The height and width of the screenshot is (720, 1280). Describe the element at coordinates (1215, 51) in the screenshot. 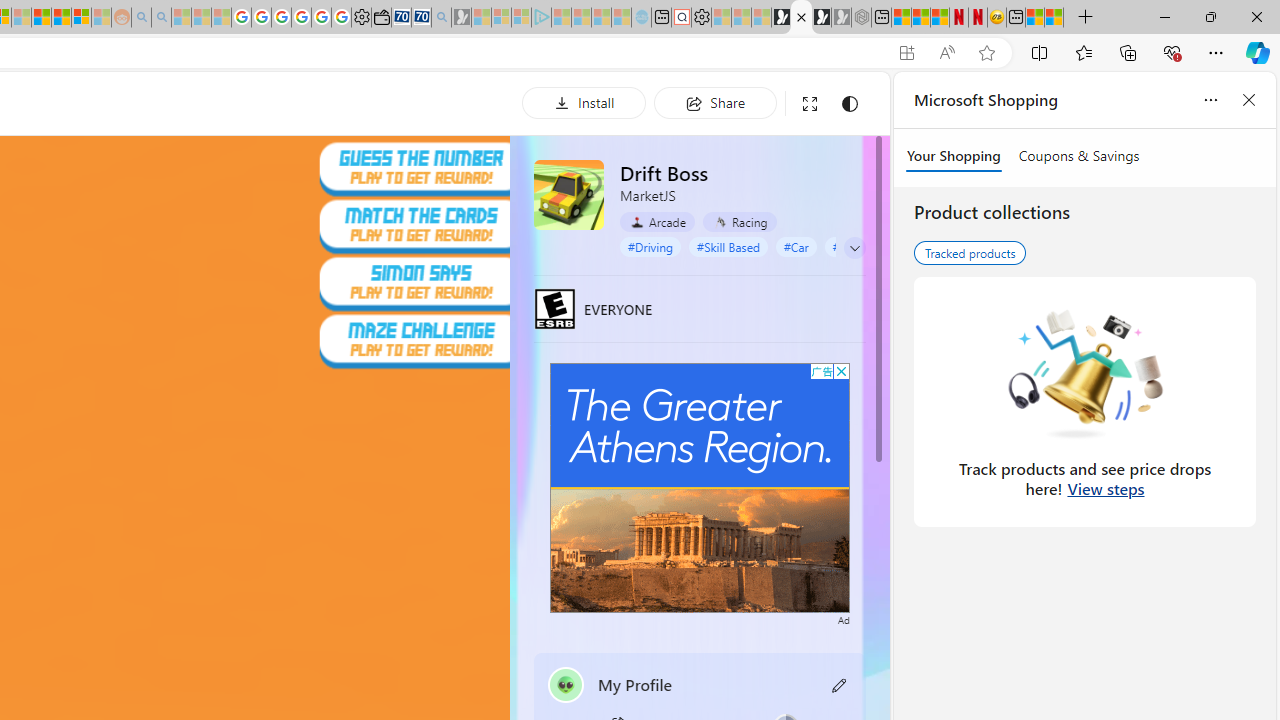

I see `'Settings and more (Alt+F)'` at that location.